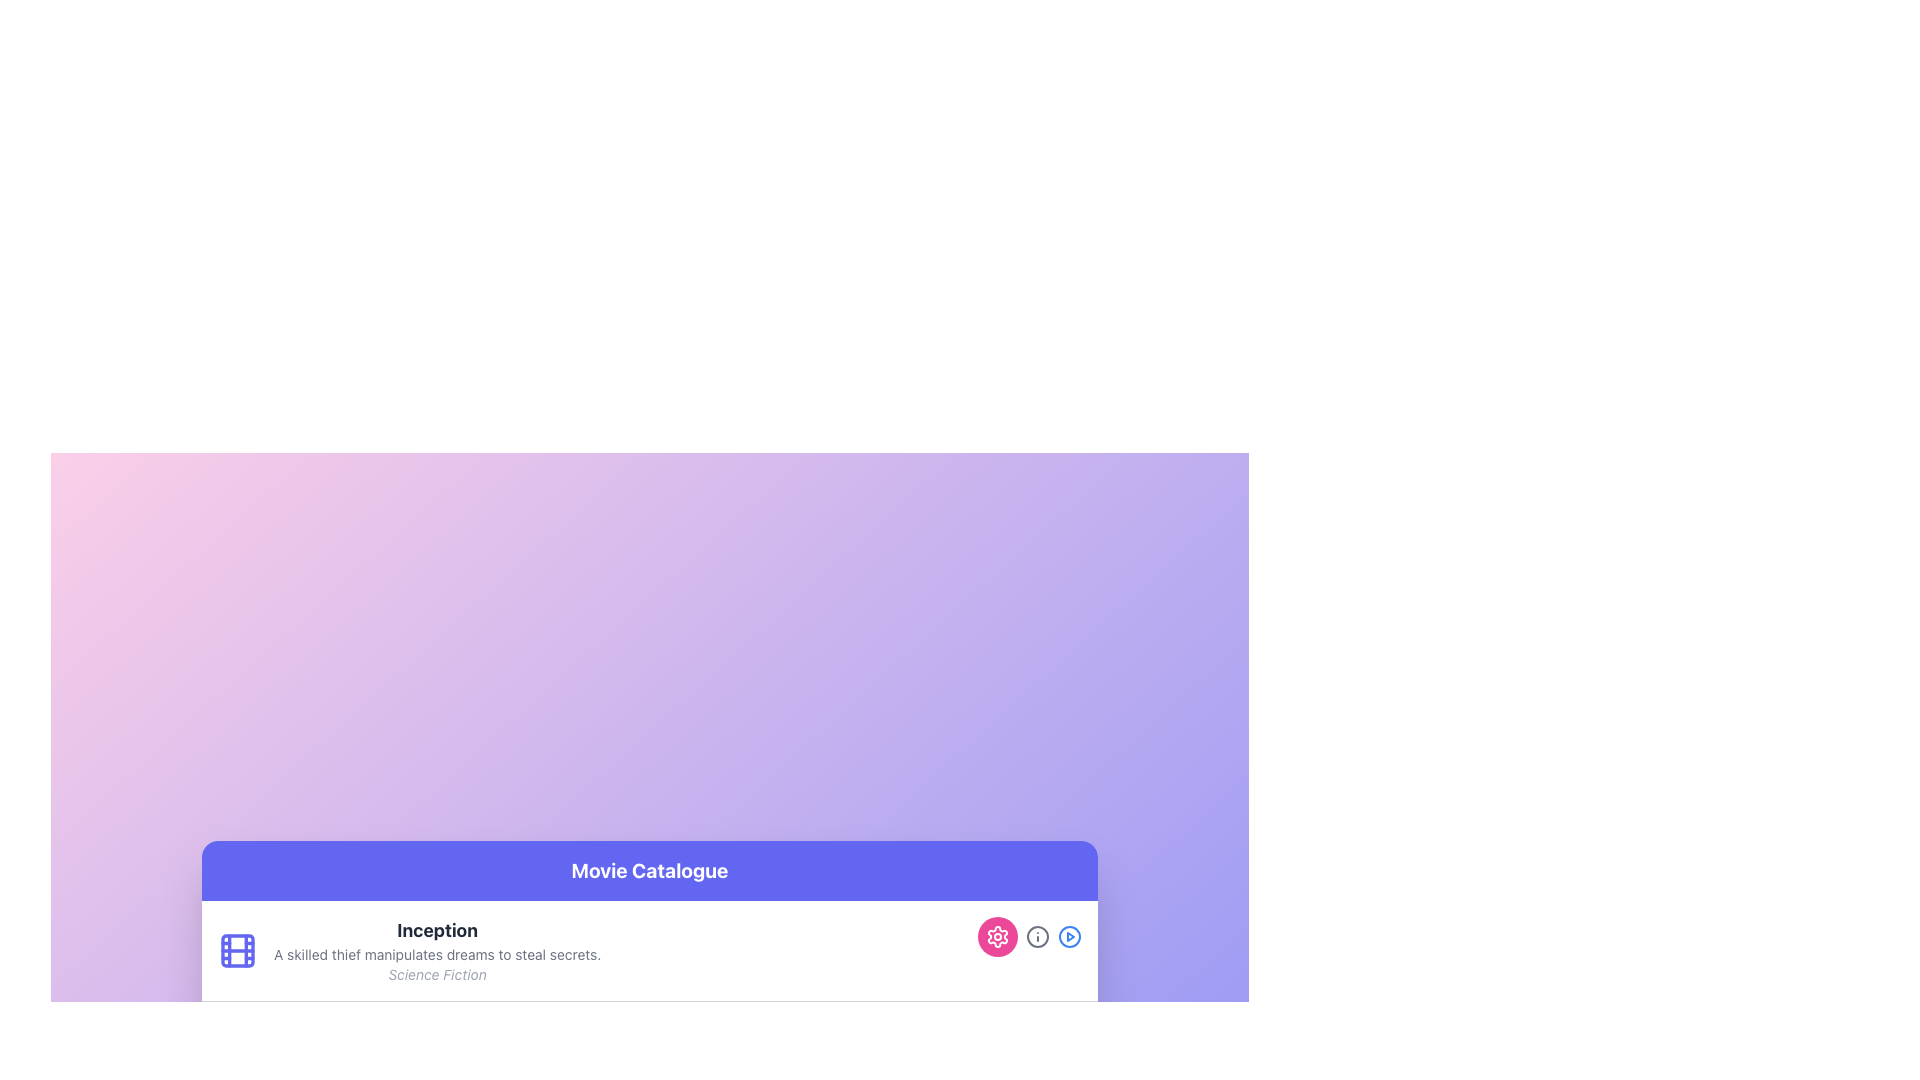 The height and width of the screenshot is (1080, 1920). What do you see at coordinates (436, 953) in the screenshot?
I see `the static text that reads 'A skilled thief manipulates dreams to steal secrets.', which is positioned below the title 'Inception' and above the genre tag 'Science Fiction'` at bounding box center [436, 953].